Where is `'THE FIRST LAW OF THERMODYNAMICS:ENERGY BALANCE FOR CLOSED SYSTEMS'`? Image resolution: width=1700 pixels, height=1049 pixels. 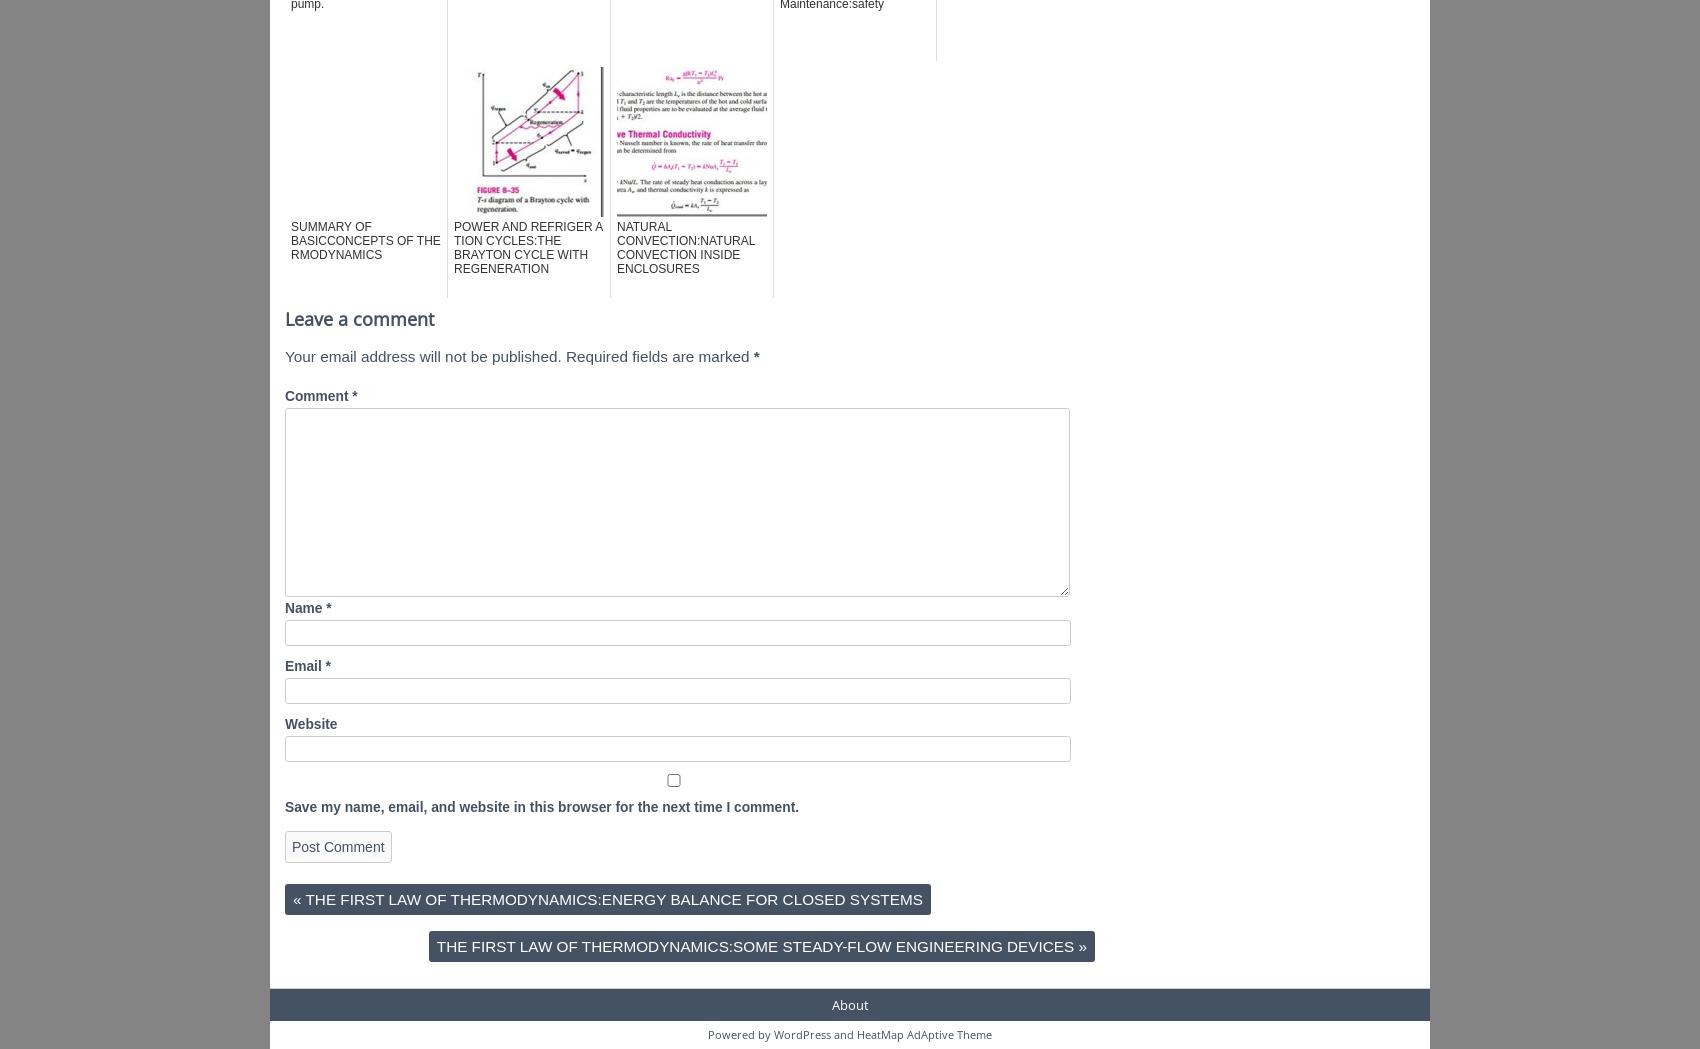
'THE FIRST LAW OF THERMODYNAMICS:ENERGY BALANCE FOR CLOSED SYSTEMS' is located at coordinates (610, 897).